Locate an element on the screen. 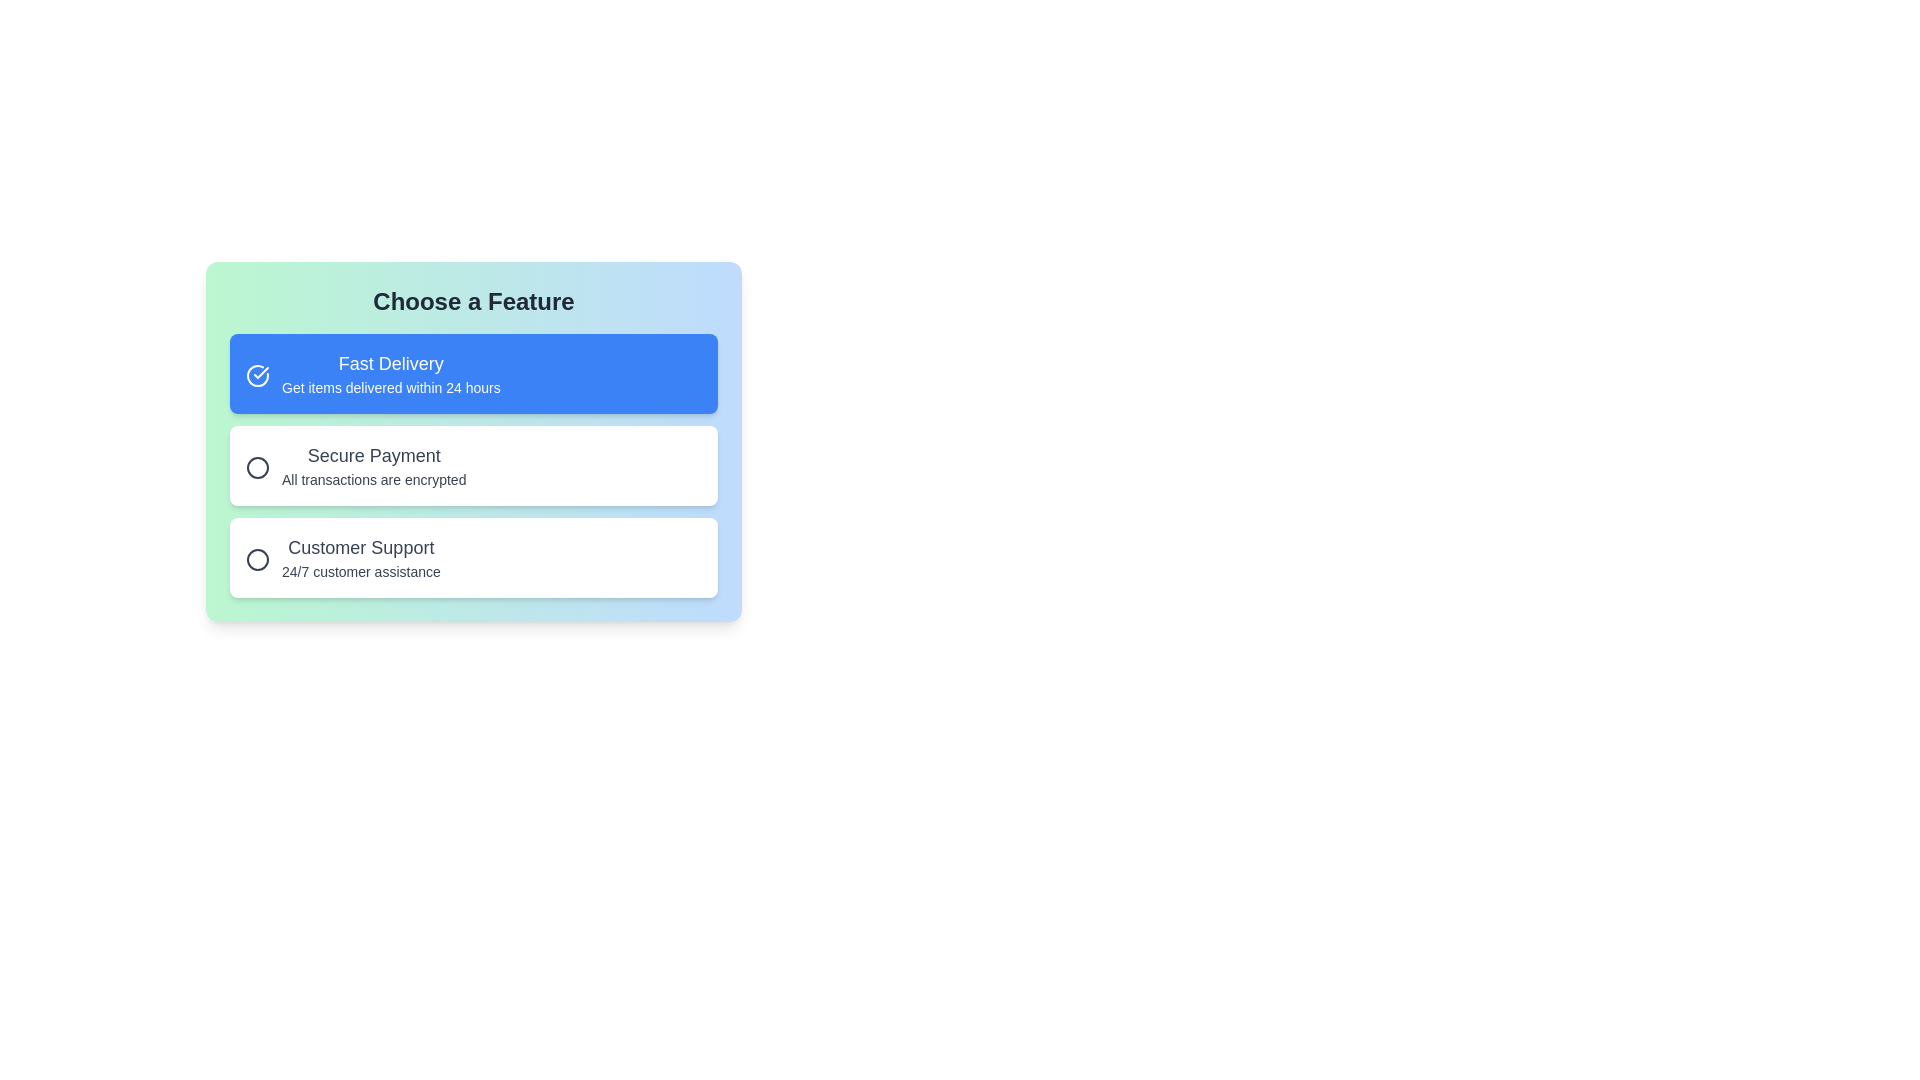 This screenshot has width=1920, height=1080. the 'Secure Payment' selectable option, which is the second item in the list of features is located at coordinates (473, 466).